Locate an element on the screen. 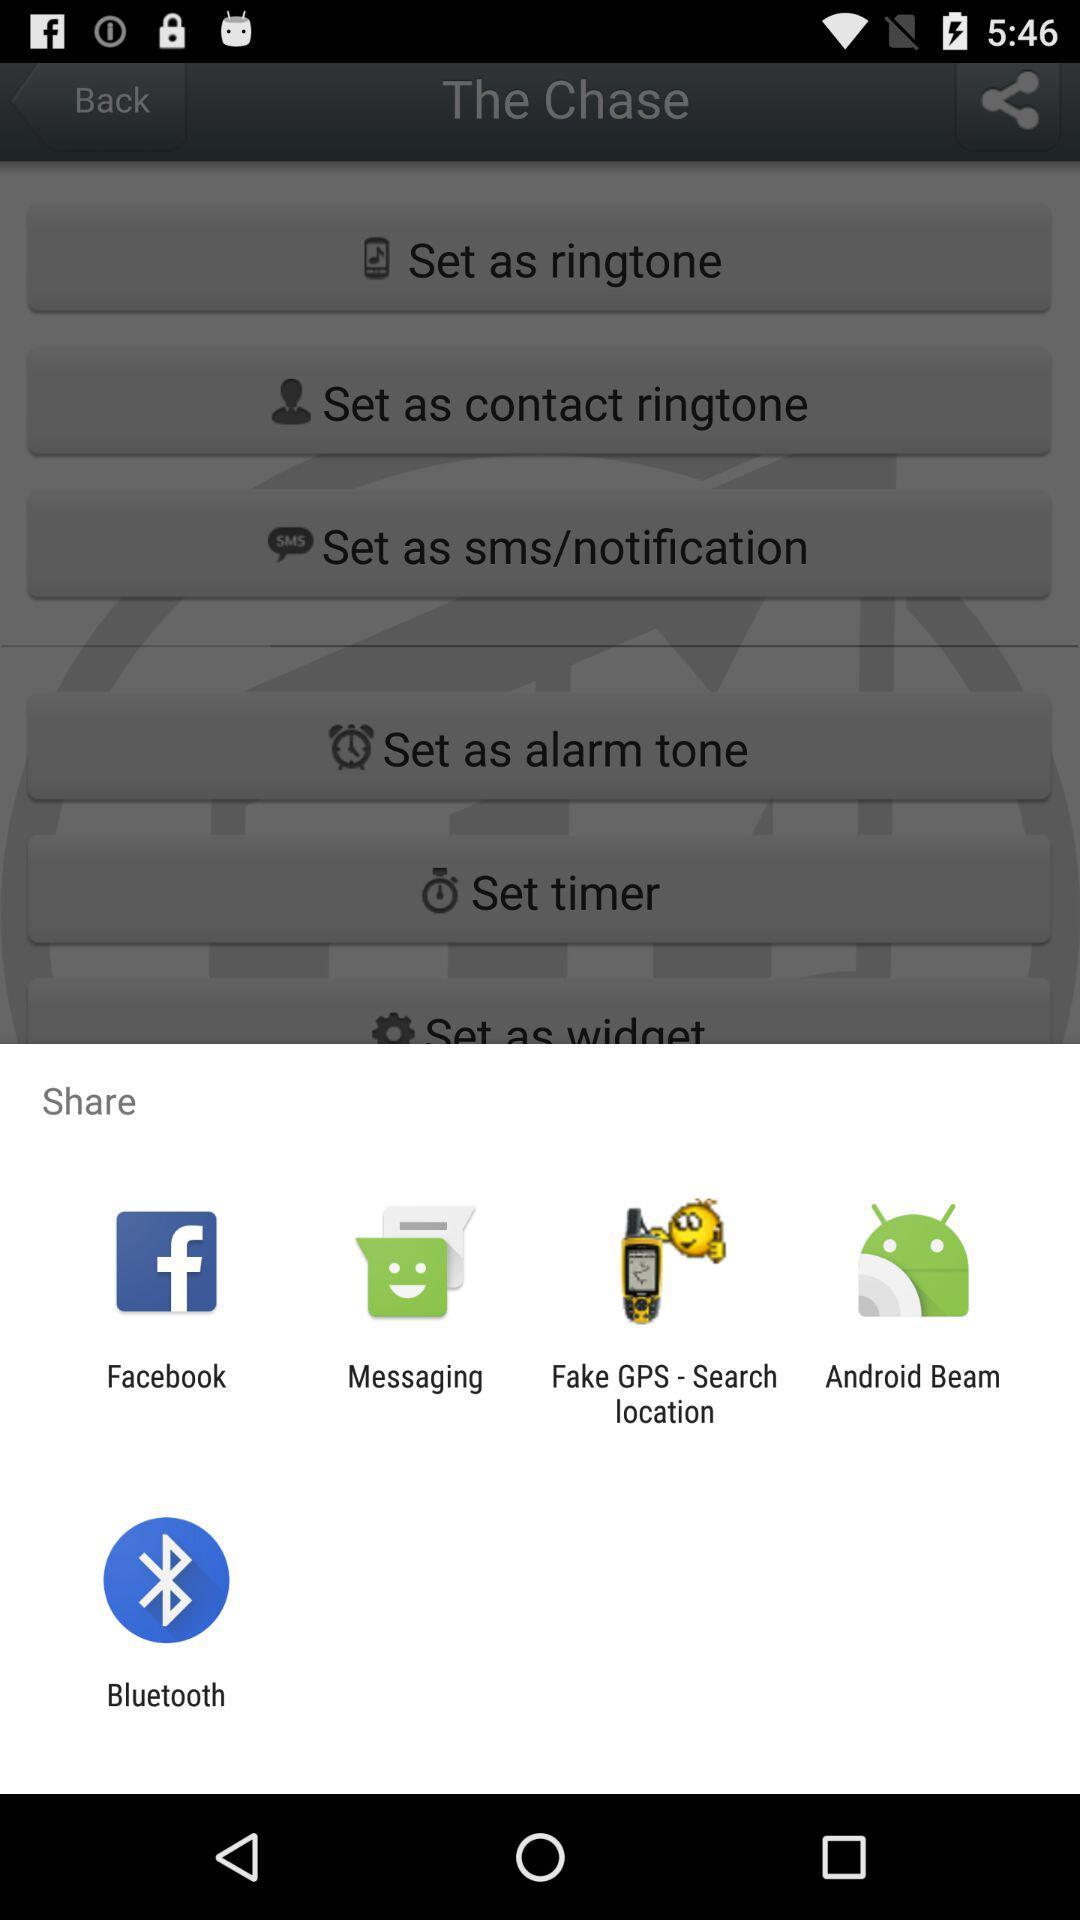  app to the left of fake gps search item is located at coordinates (414, 1392).